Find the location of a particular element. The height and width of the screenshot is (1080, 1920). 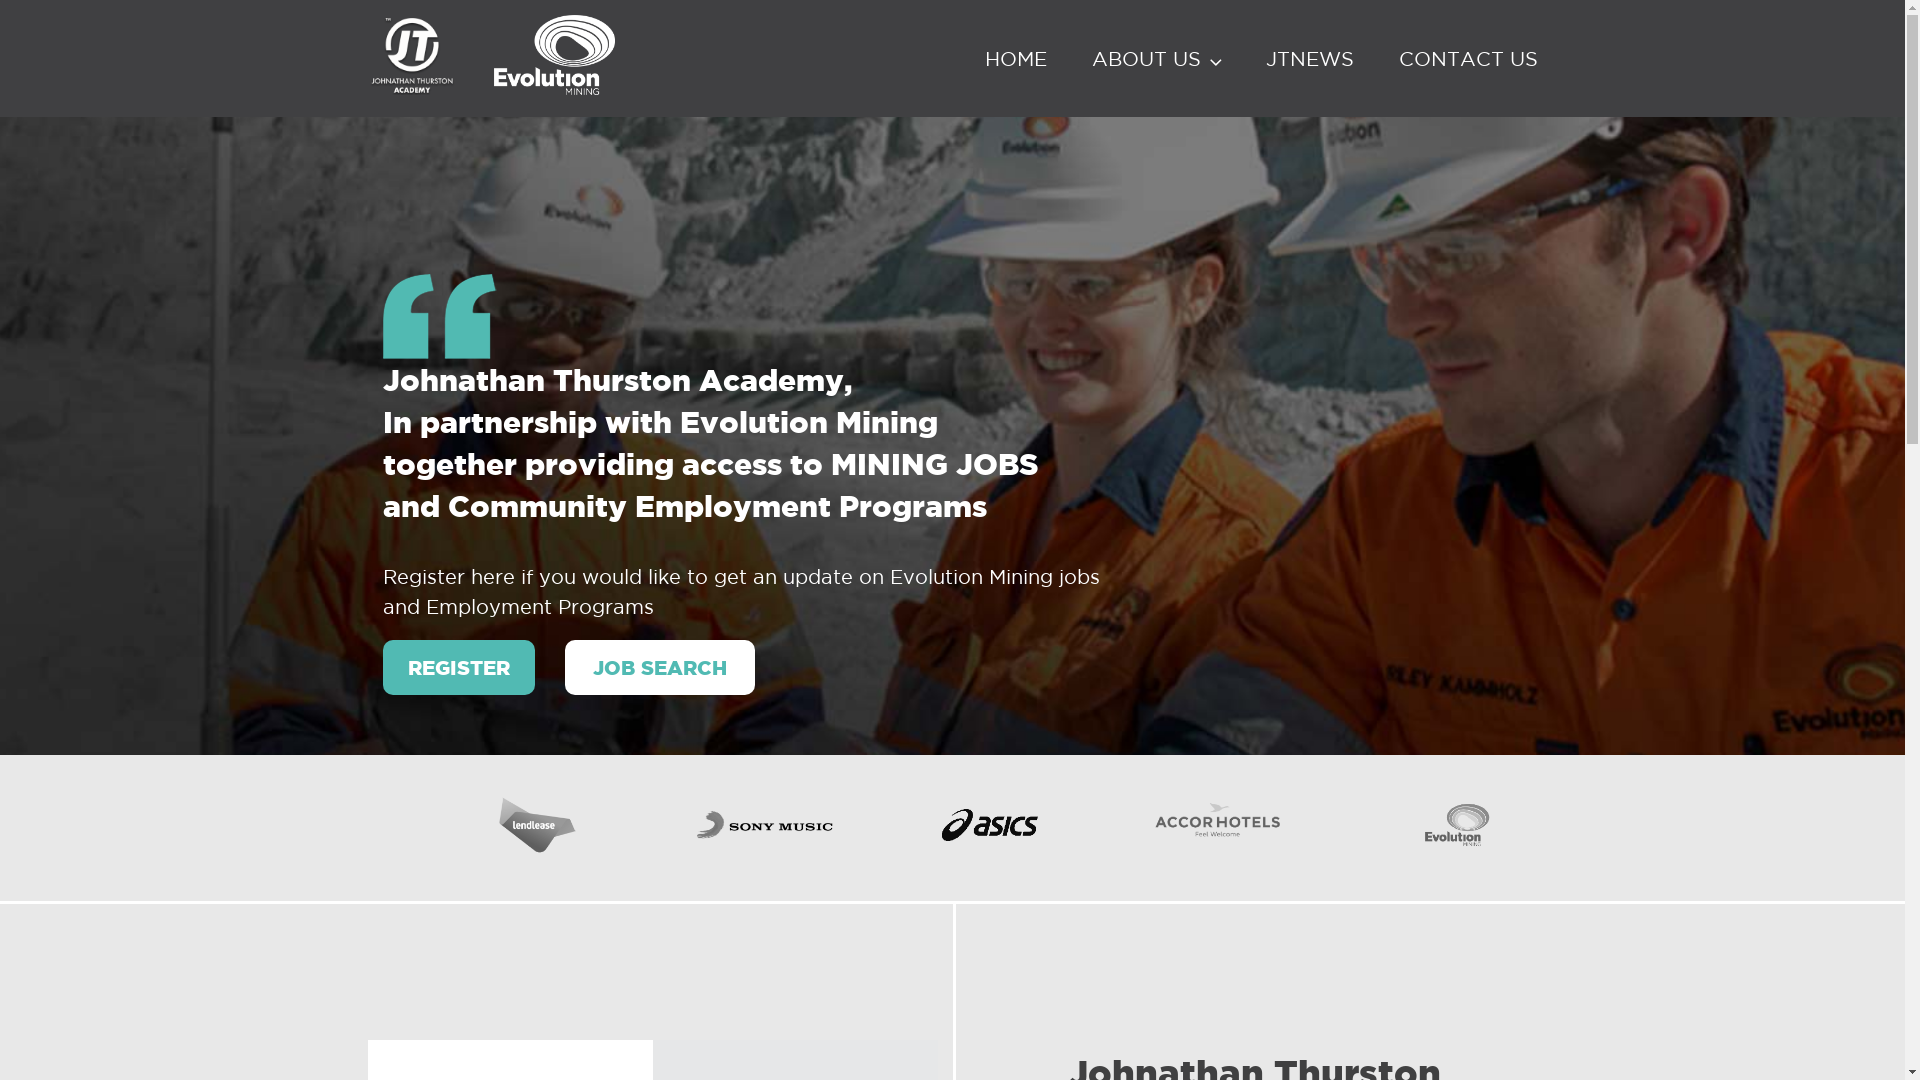

'HOME' is located at coordinates (983, 57).